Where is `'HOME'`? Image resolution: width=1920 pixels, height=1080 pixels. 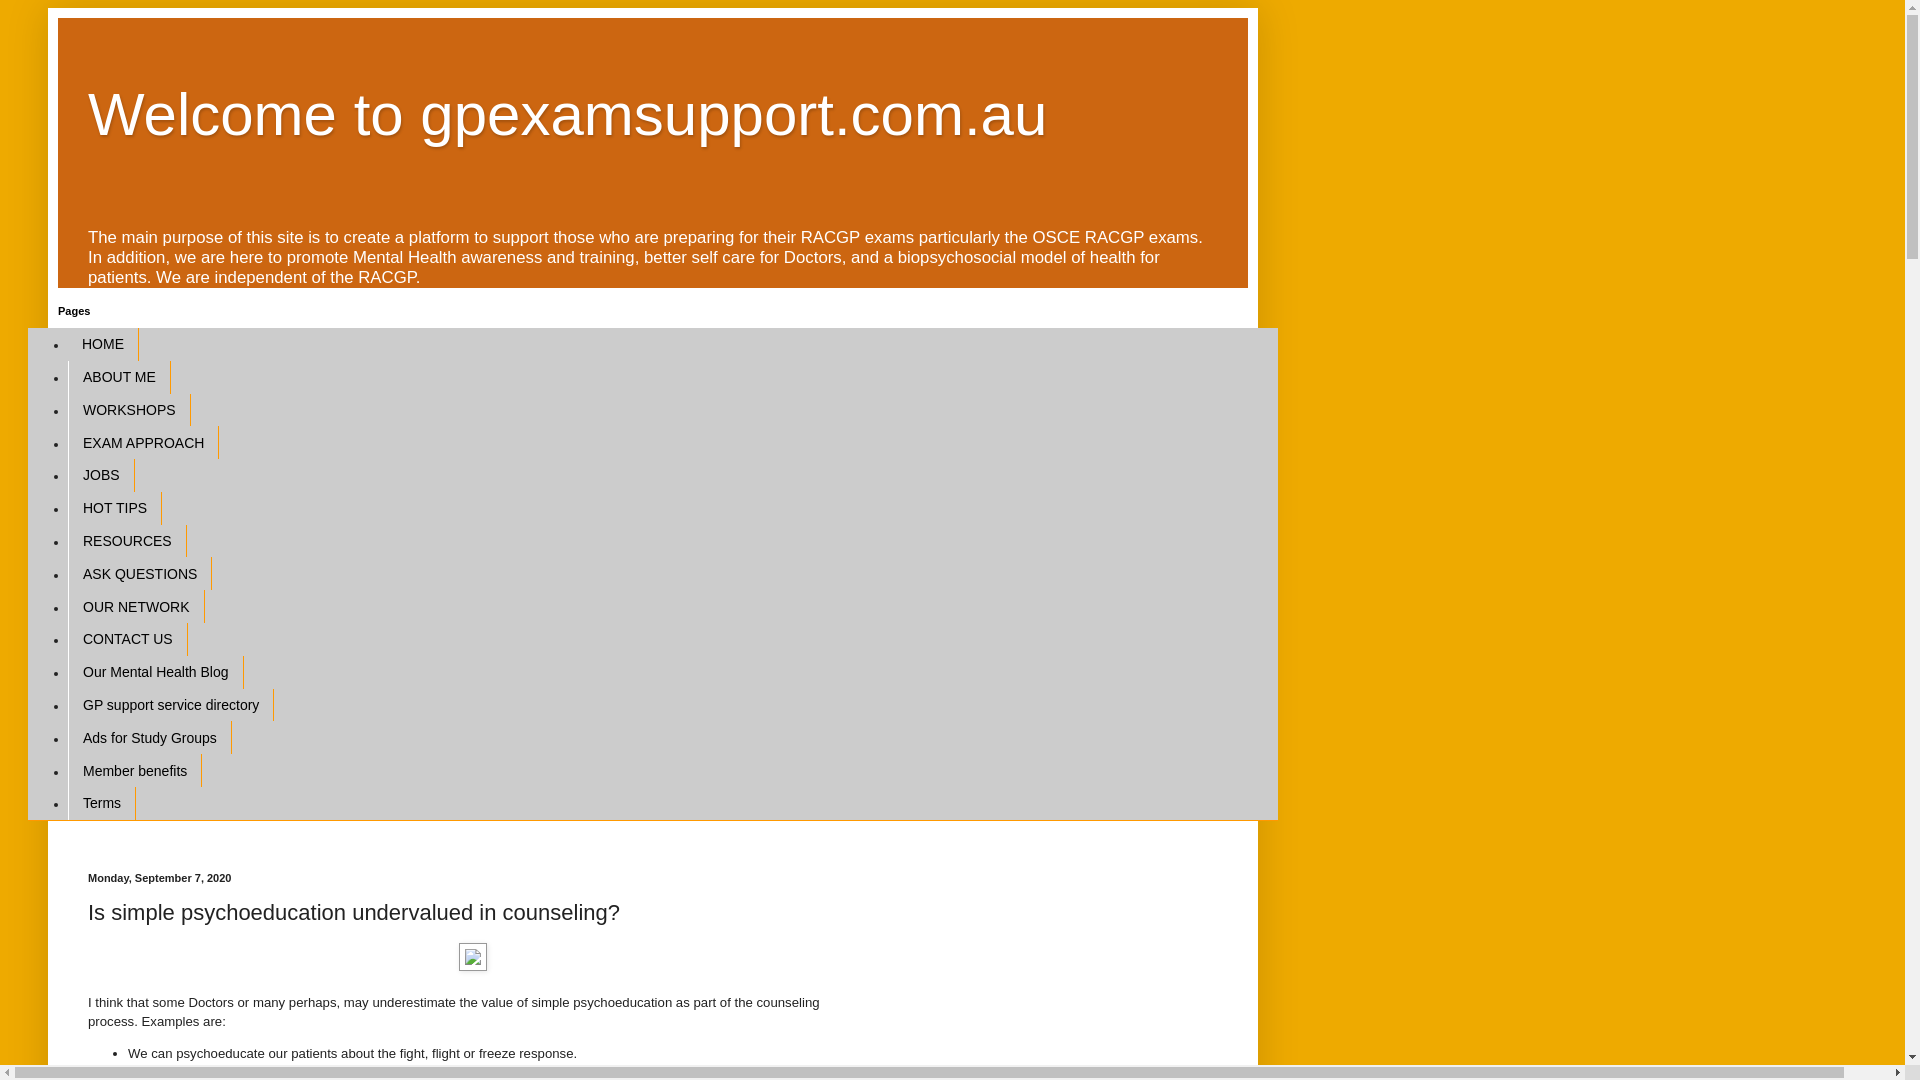
'HOME' is located at coordinates (102, 343).